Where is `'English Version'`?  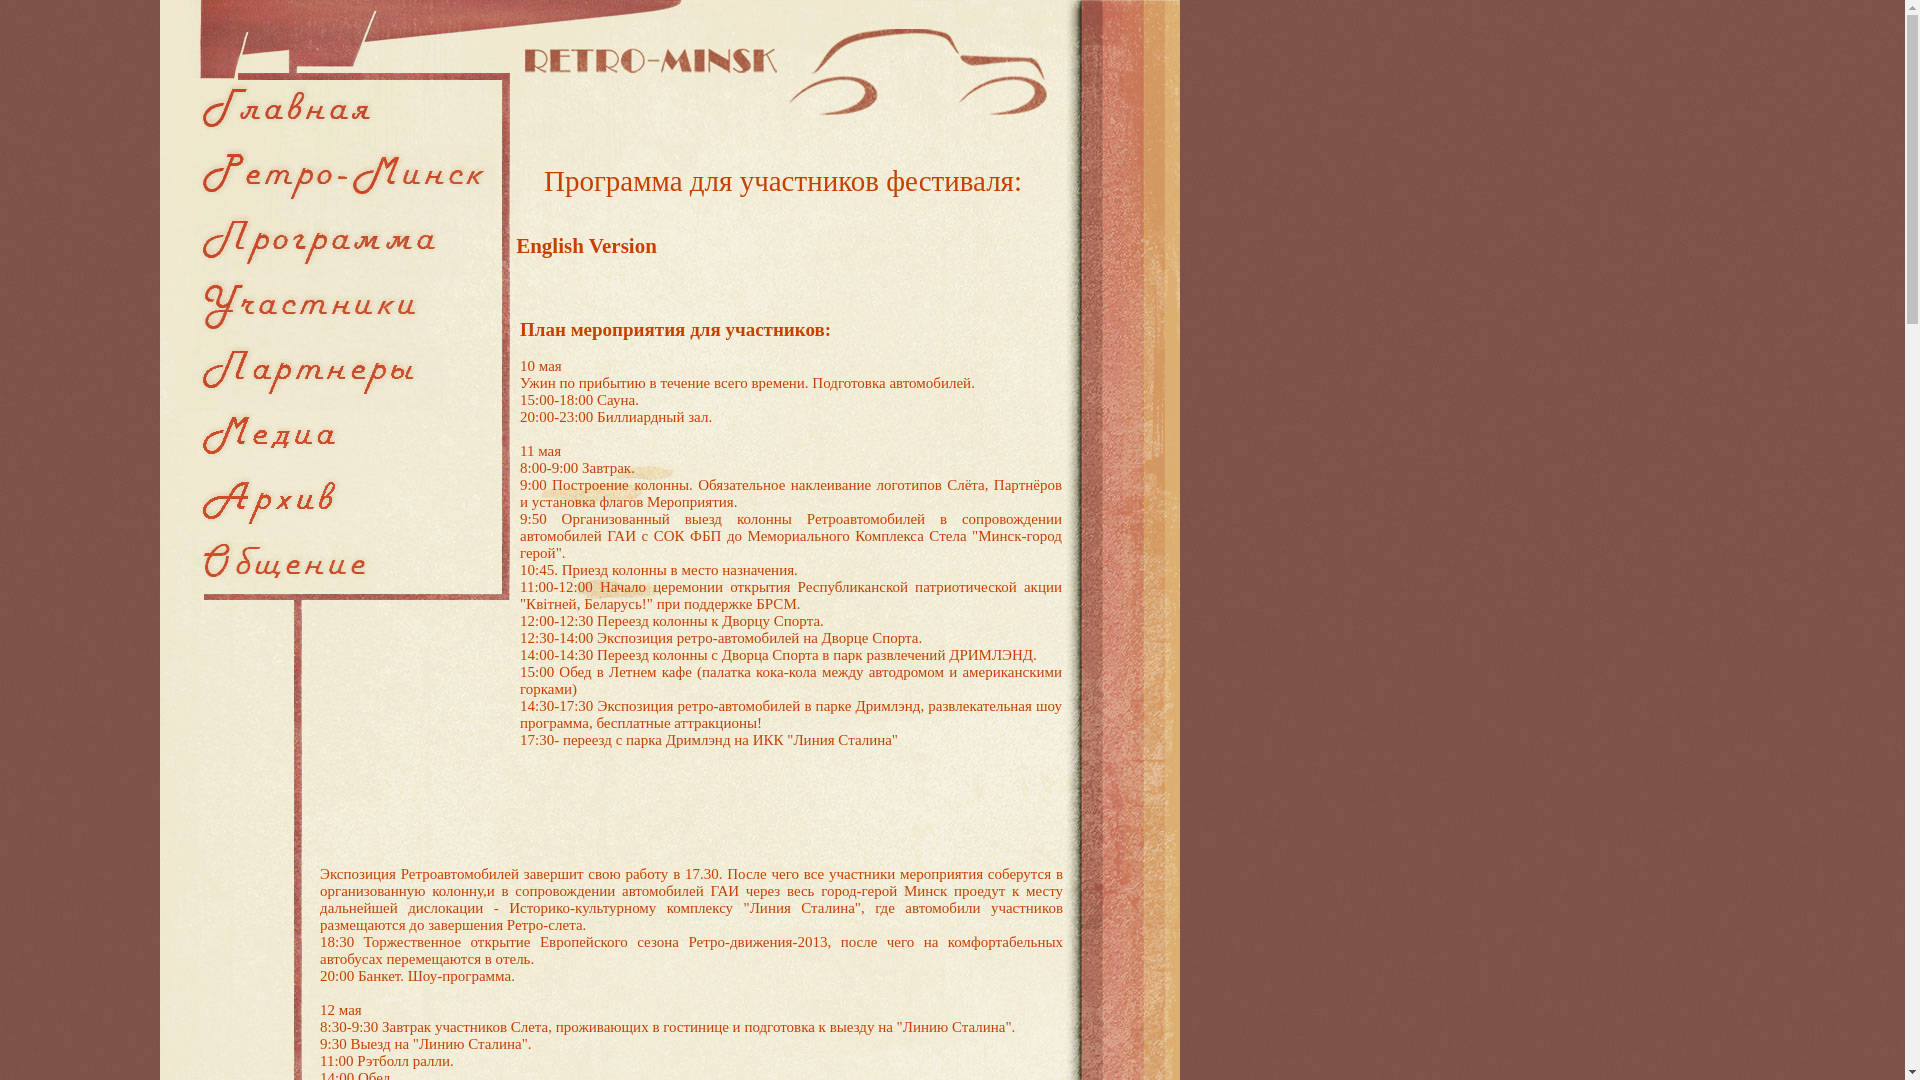 'English Version' is located at coordinates (585, 245).